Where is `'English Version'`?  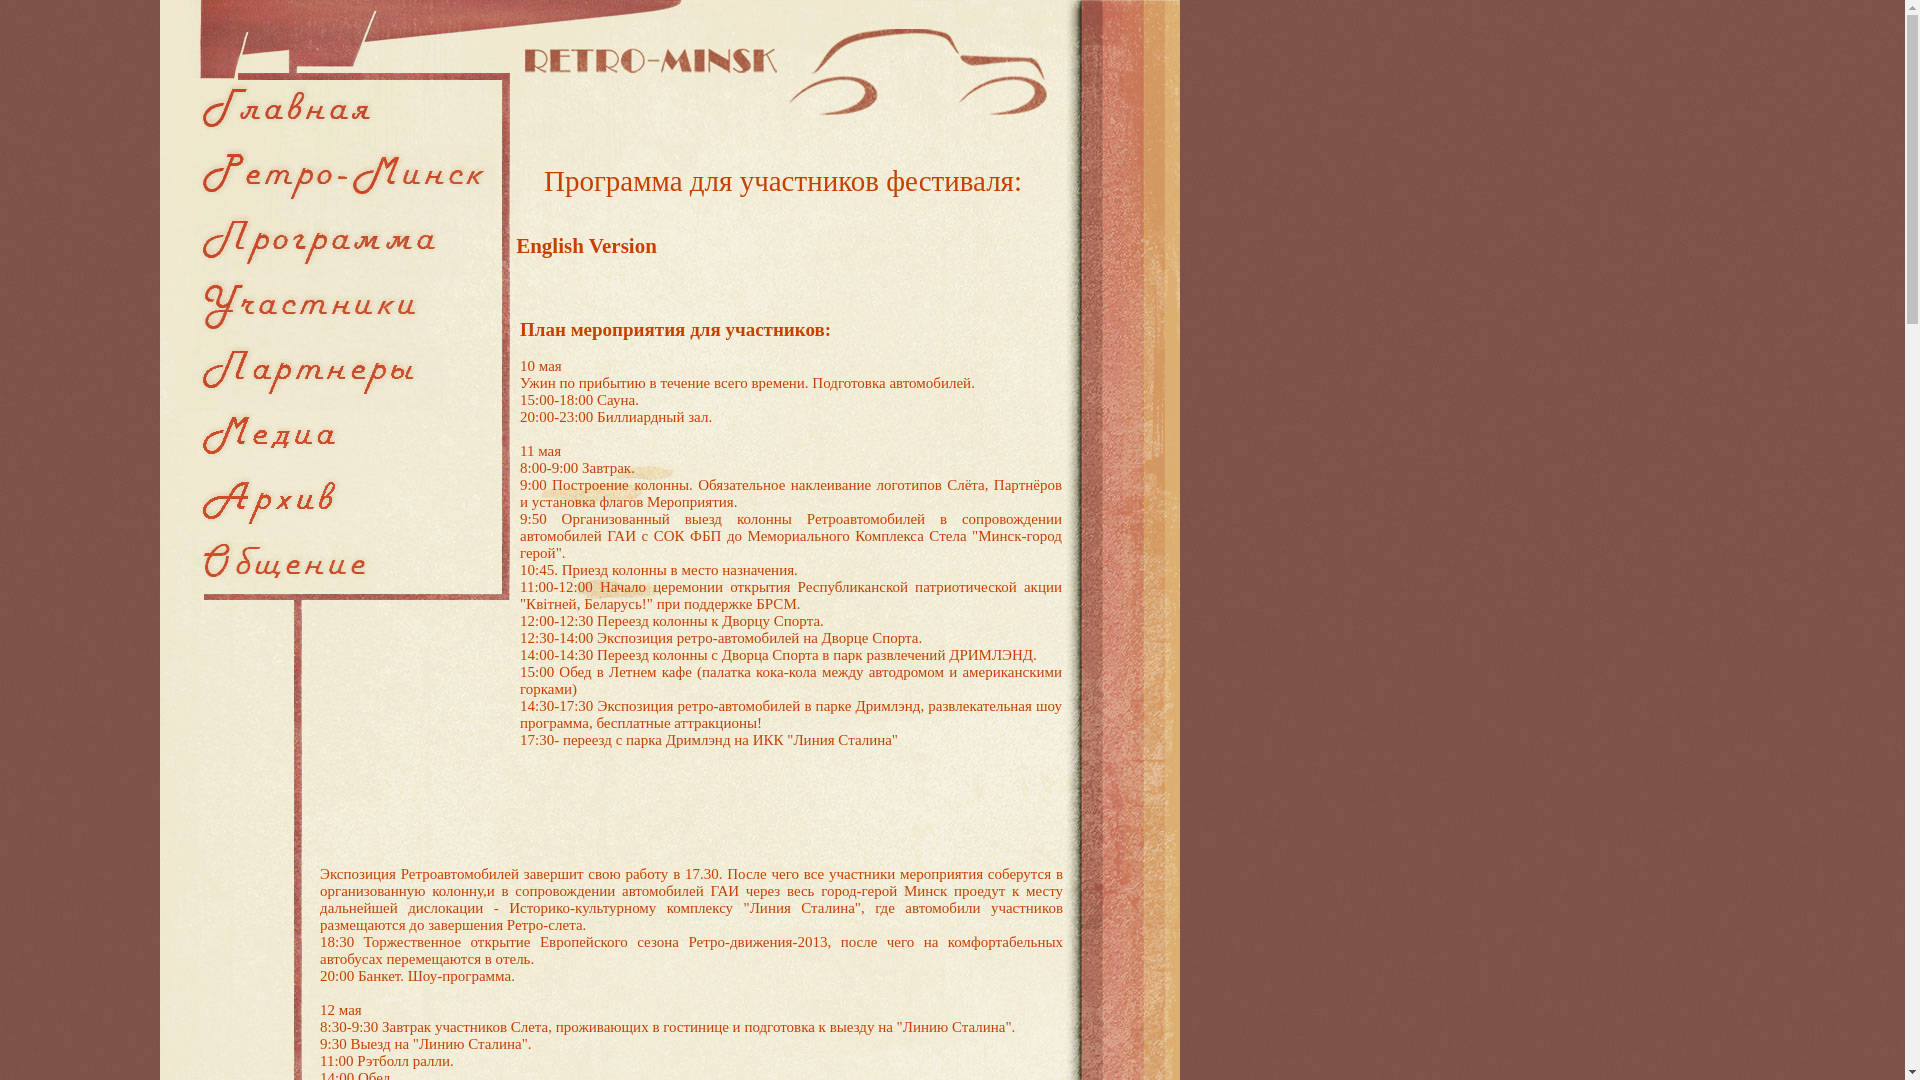 'English Version' is located at coordinates (585, 245).